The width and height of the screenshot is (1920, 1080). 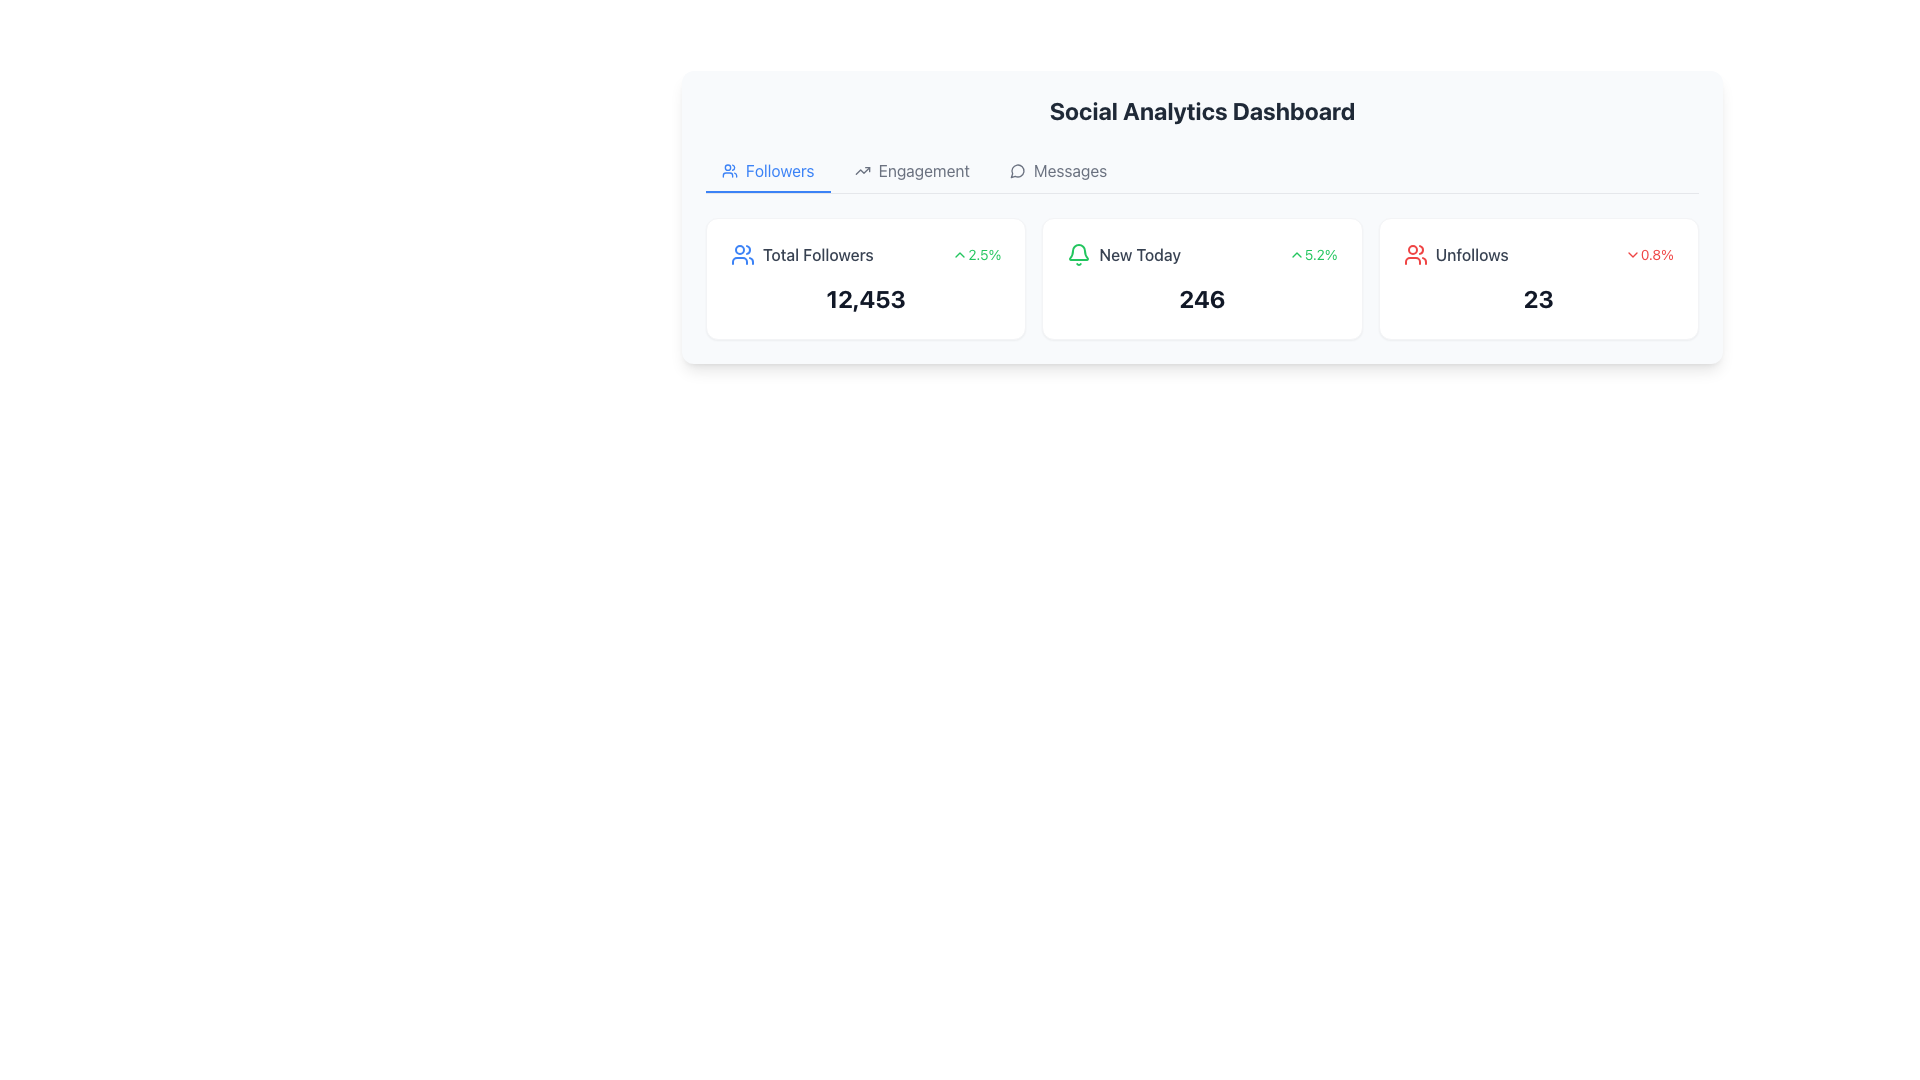 What do you see at coordinates (866, 253) in the screenshot?
I see `information presented in the Data summary header that shows 'Total Followers' with a blue user icon on the left and '2.5%' growth percentage on the right` at bounding box center [866, 253].